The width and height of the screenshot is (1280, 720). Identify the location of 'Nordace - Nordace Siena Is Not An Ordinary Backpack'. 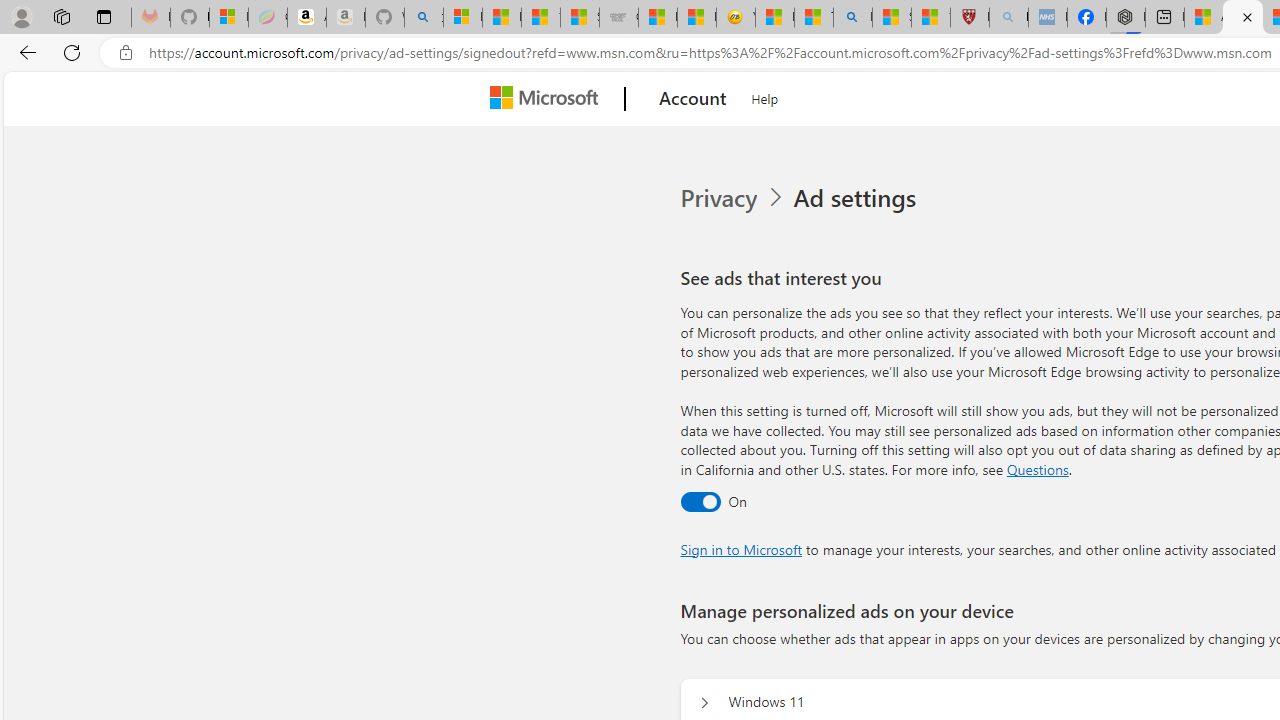
(1126, 17).